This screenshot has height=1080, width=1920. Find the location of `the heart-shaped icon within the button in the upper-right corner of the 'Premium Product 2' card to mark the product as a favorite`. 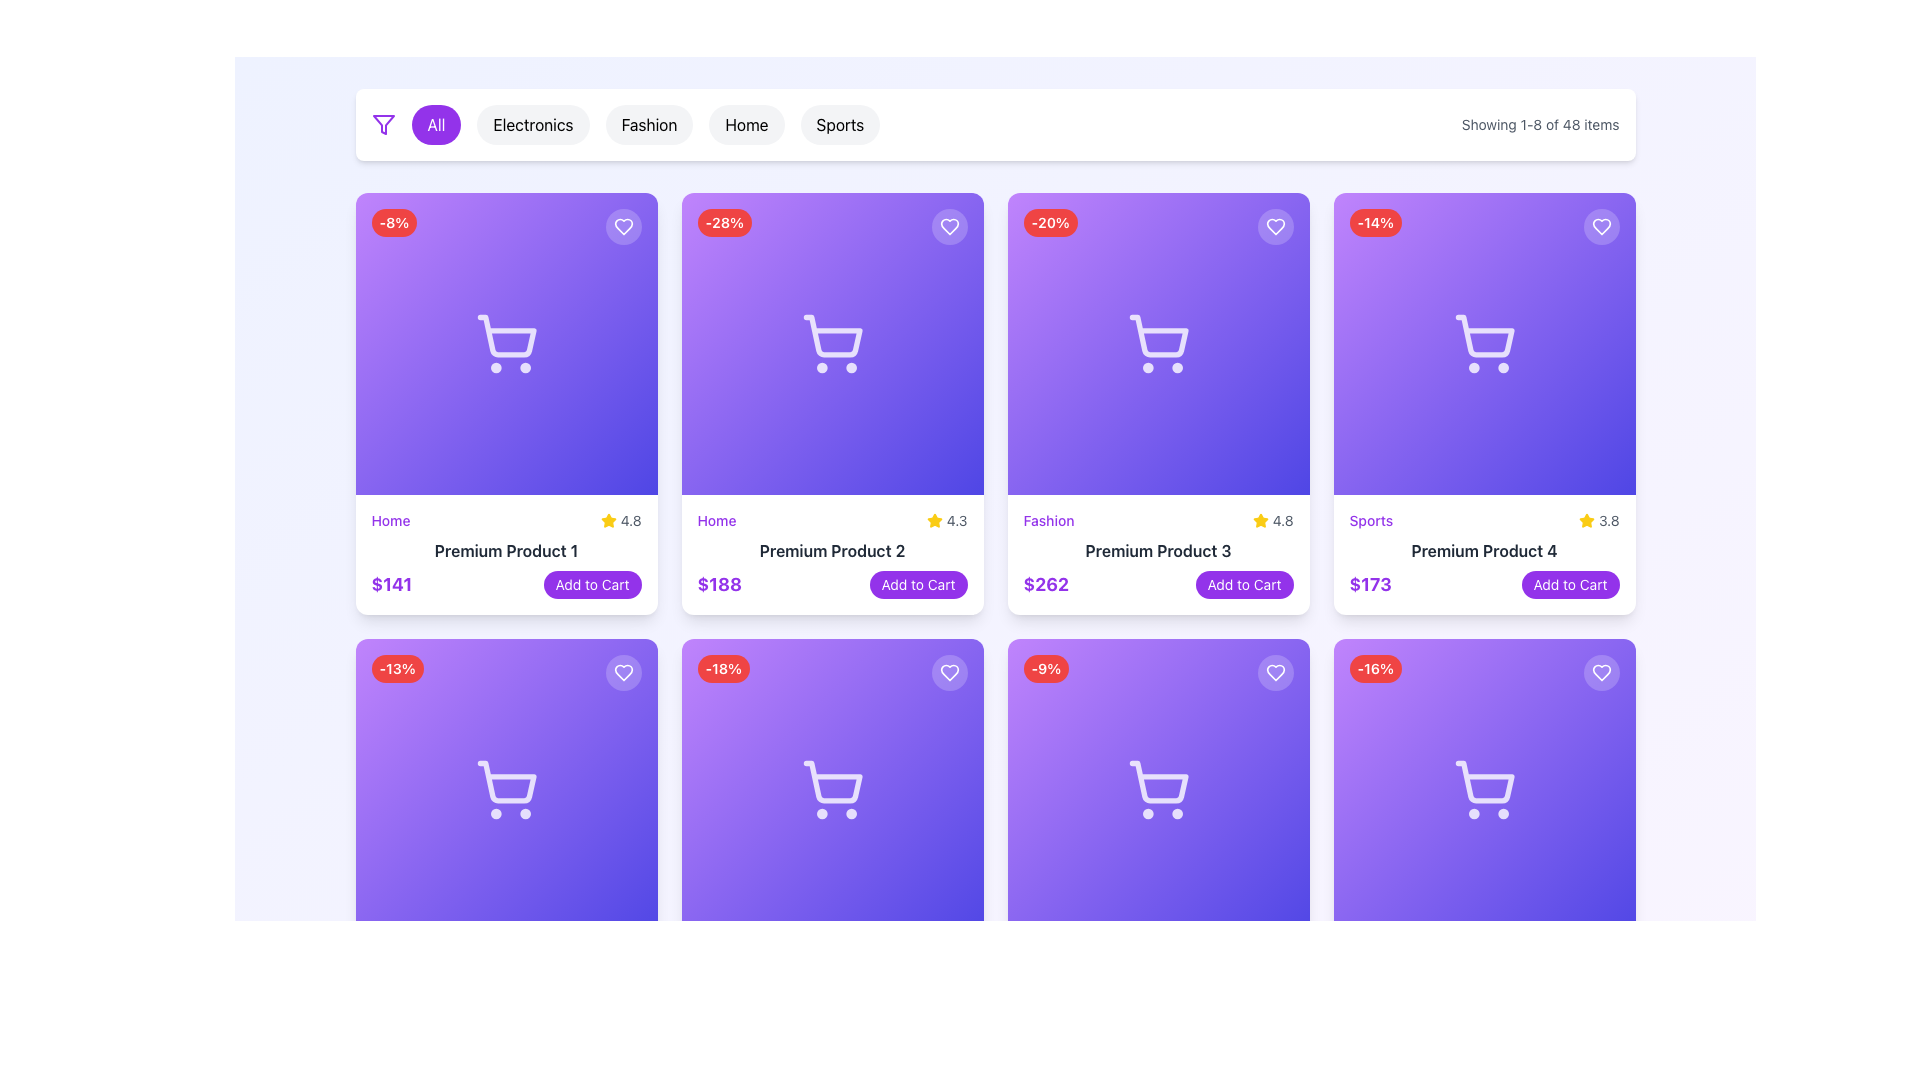

the heart-shaped icon within the button in the upper-right corner of the 'Premium Product 2' card to mark the product as a favorite is located at coordinates (948, 226).